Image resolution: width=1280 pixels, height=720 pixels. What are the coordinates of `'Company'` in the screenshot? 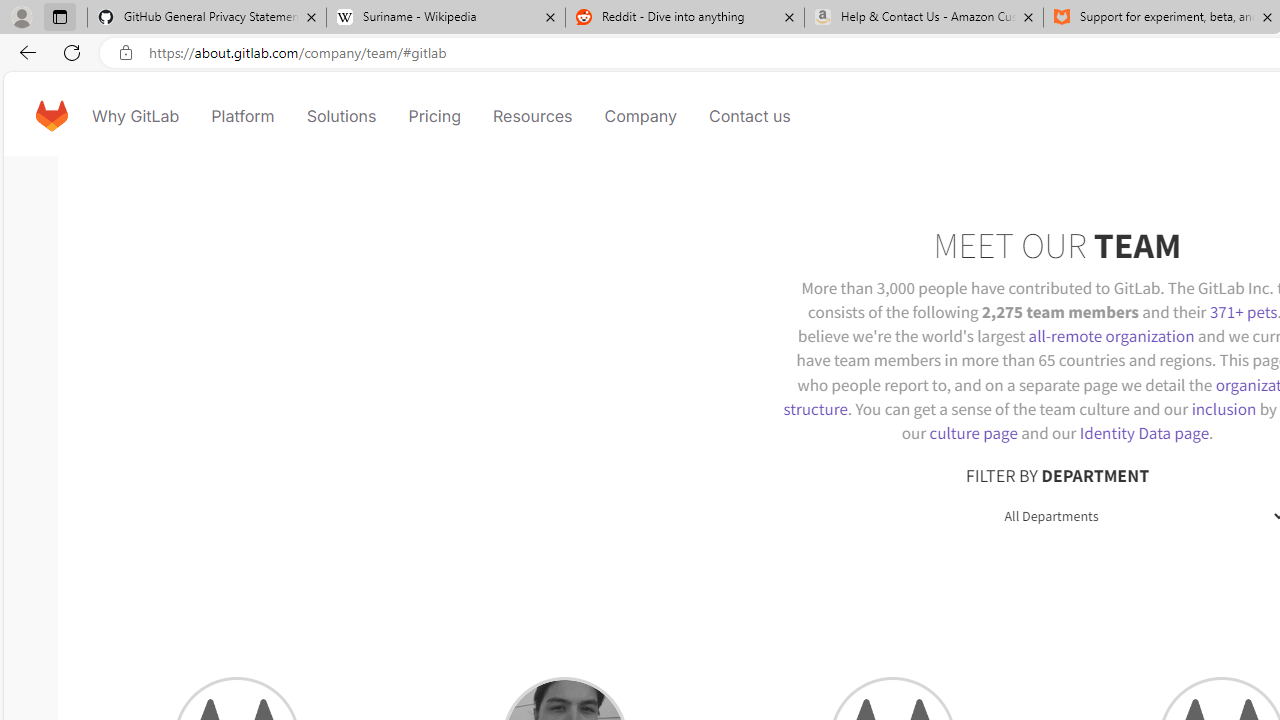 It's located at (640, 115).